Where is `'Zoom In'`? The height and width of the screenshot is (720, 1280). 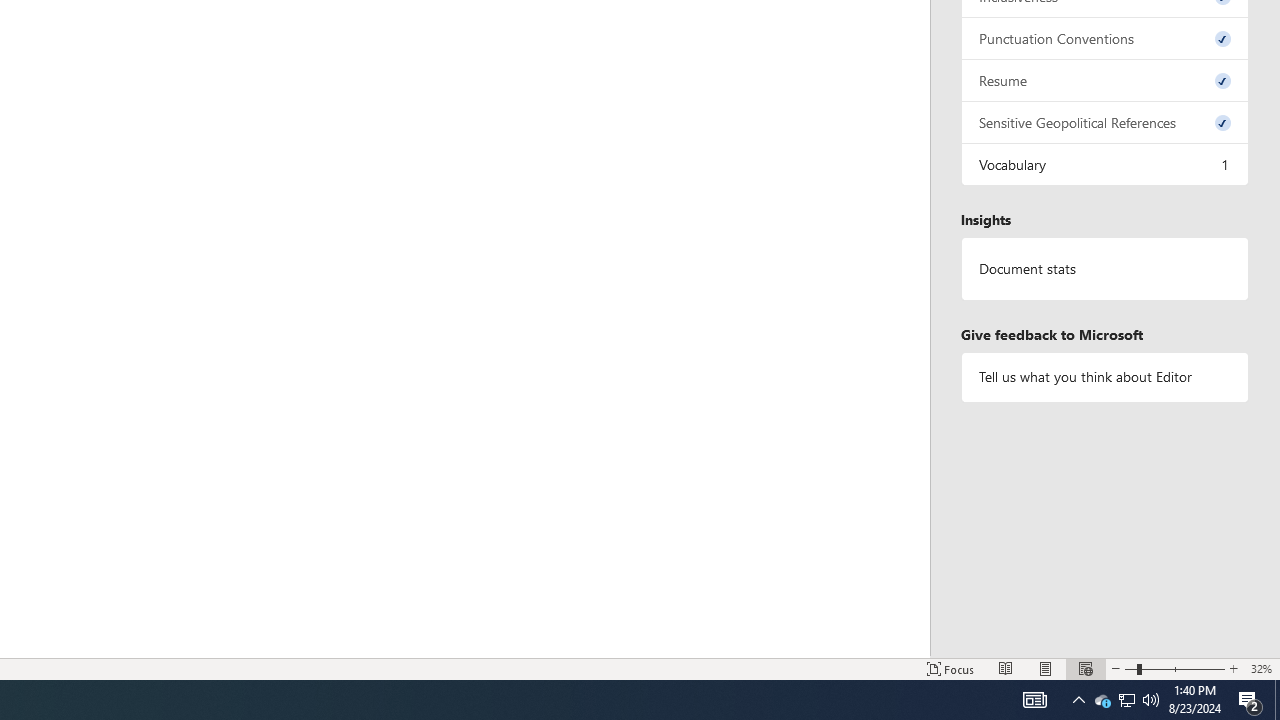
'Zoom In' is located at coordinates (1232, 669).